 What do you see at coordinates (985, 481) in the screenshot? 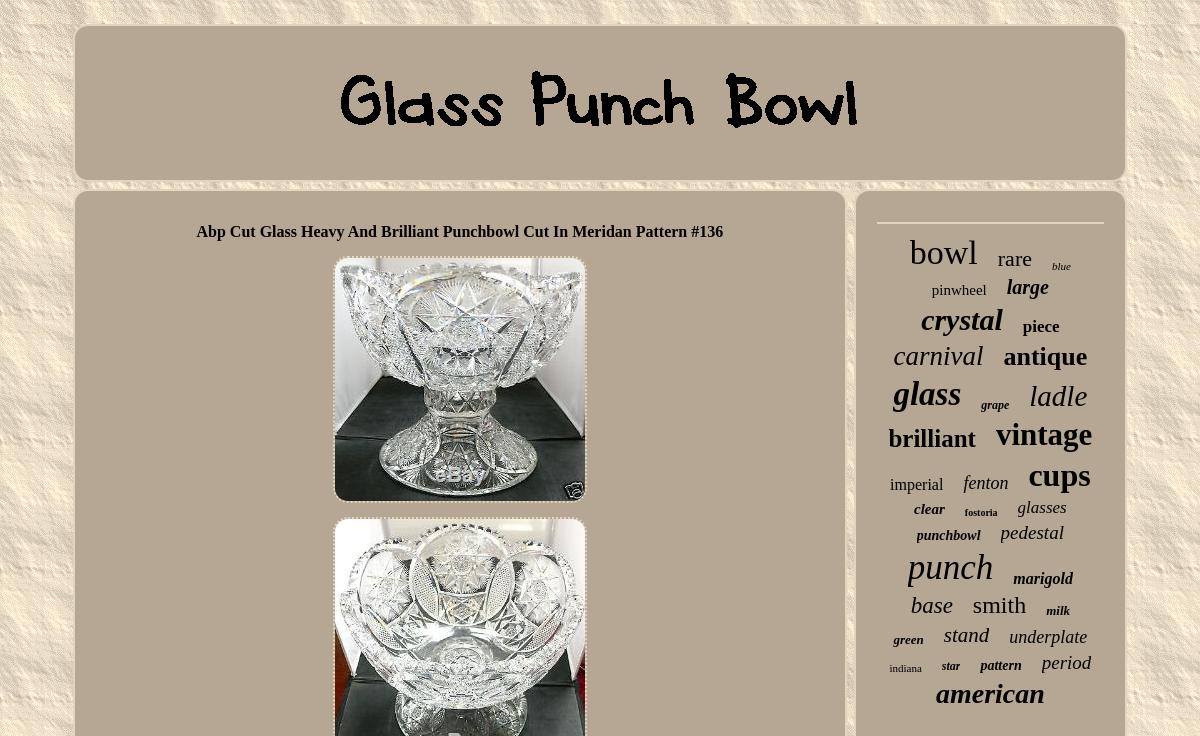
I see `'fenton'` at bounding box center [985, 481].